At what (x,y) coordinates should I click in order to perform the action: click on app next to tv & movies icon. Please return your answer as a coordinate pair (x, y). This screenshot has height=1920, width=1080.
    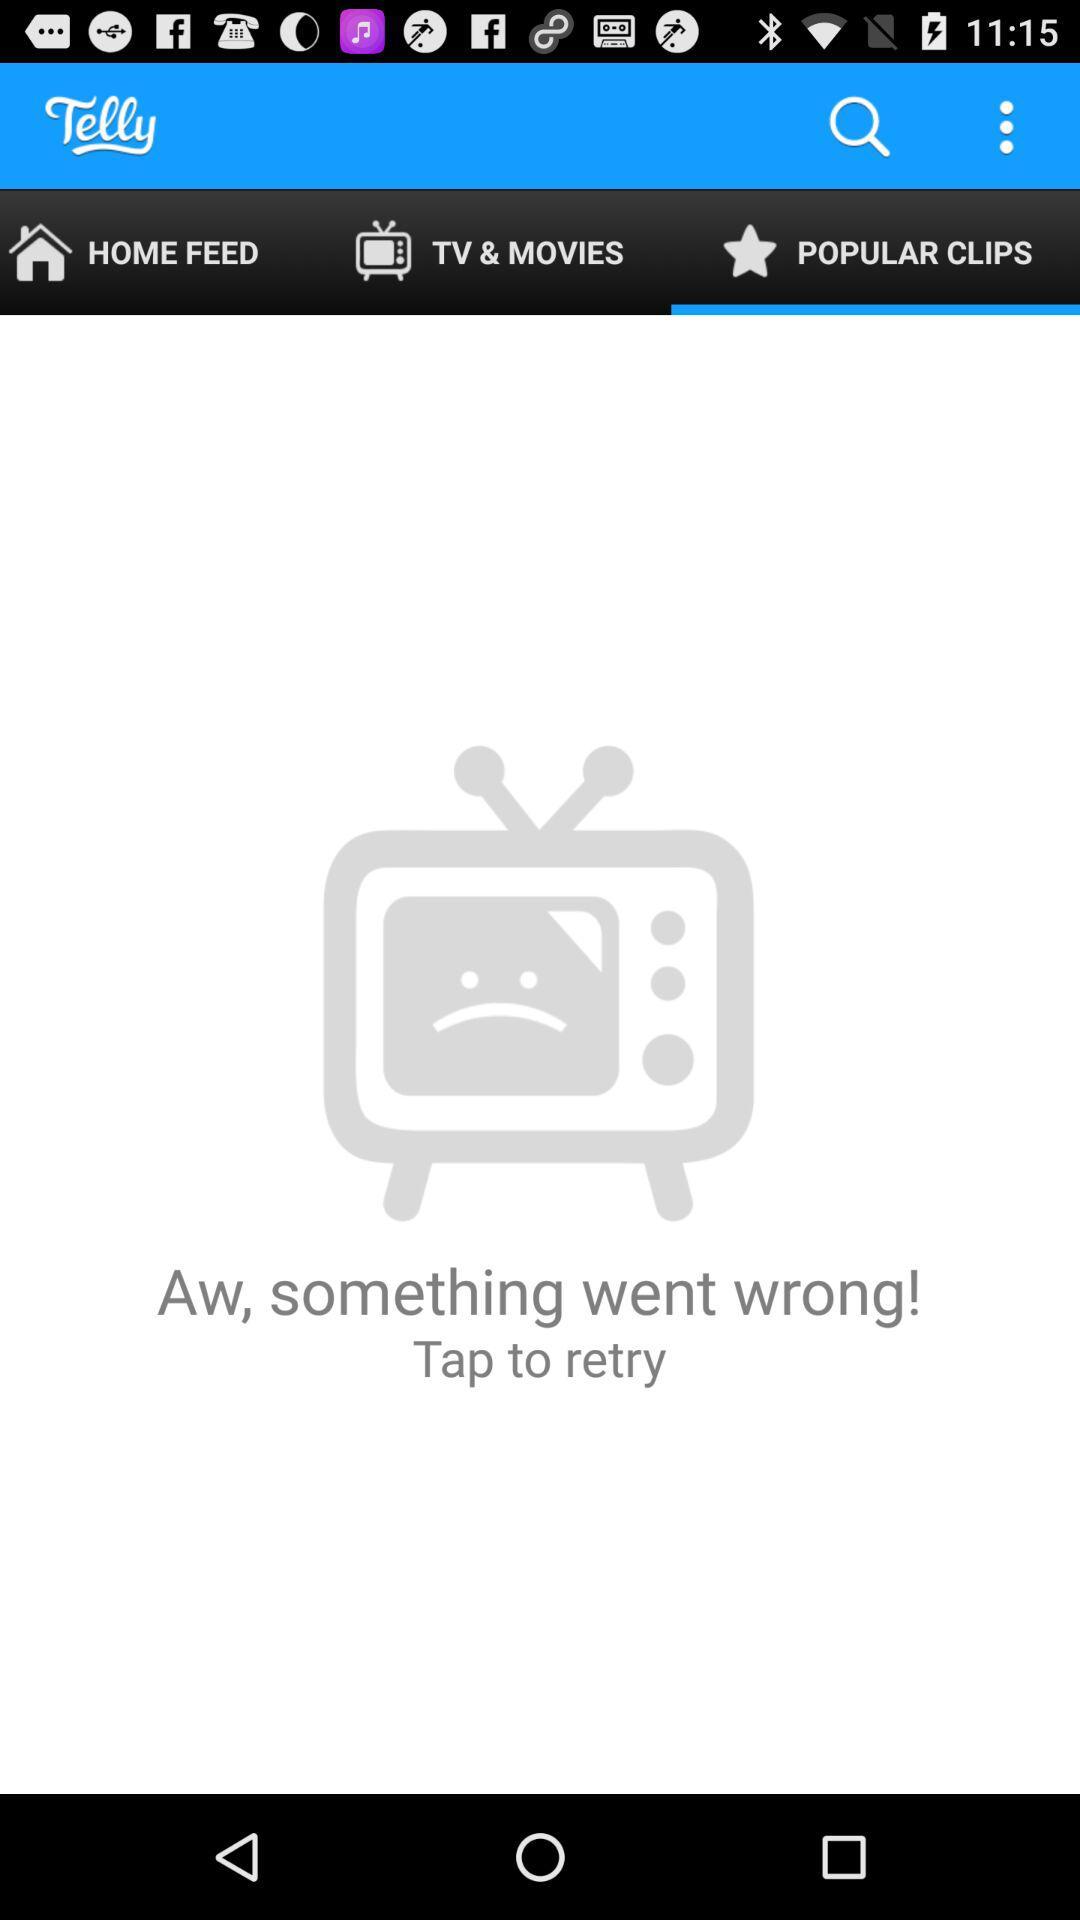
    Looking at the image, I should click on (858, 124).